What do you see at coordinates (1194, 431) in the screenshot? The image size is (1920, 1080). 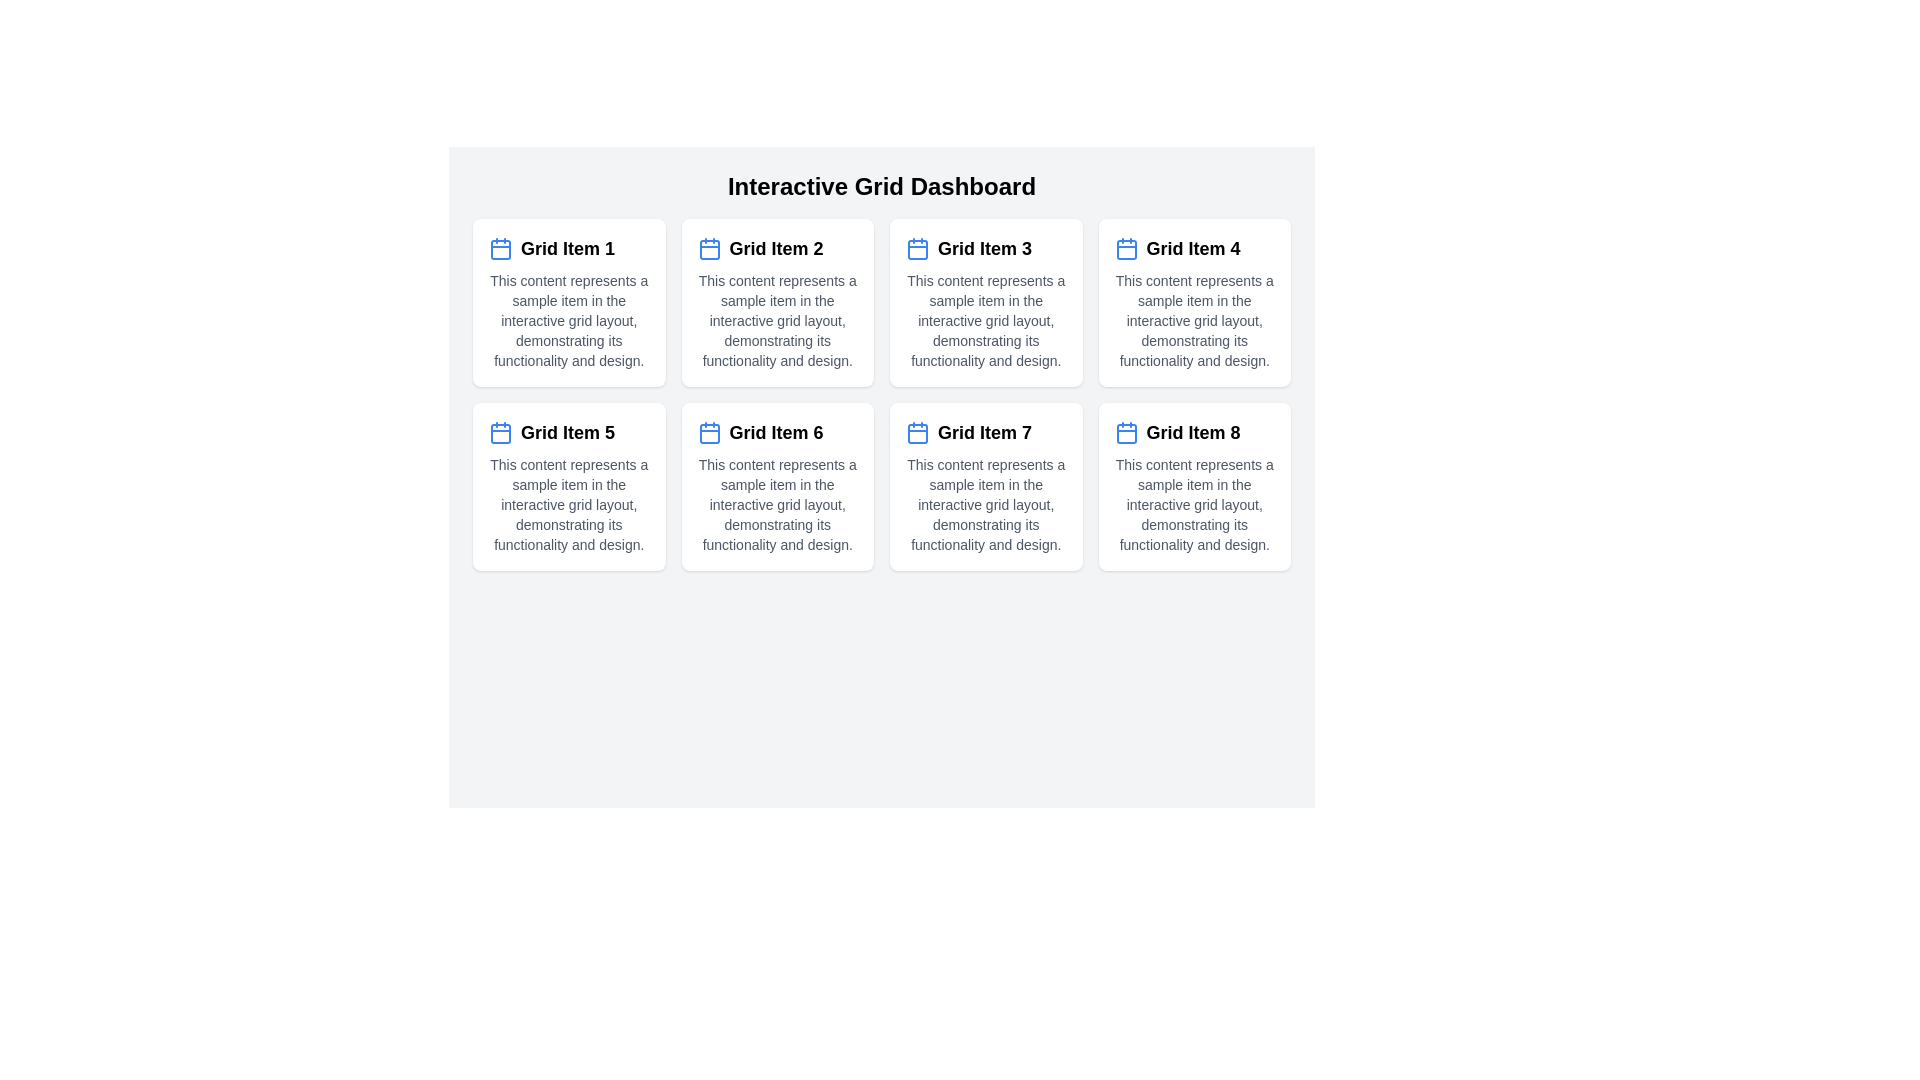 I see `the label displaying 'Grid Item 8' with a blue calendar icon, located in the last column of the second row` at bounding box center [1194, 431].